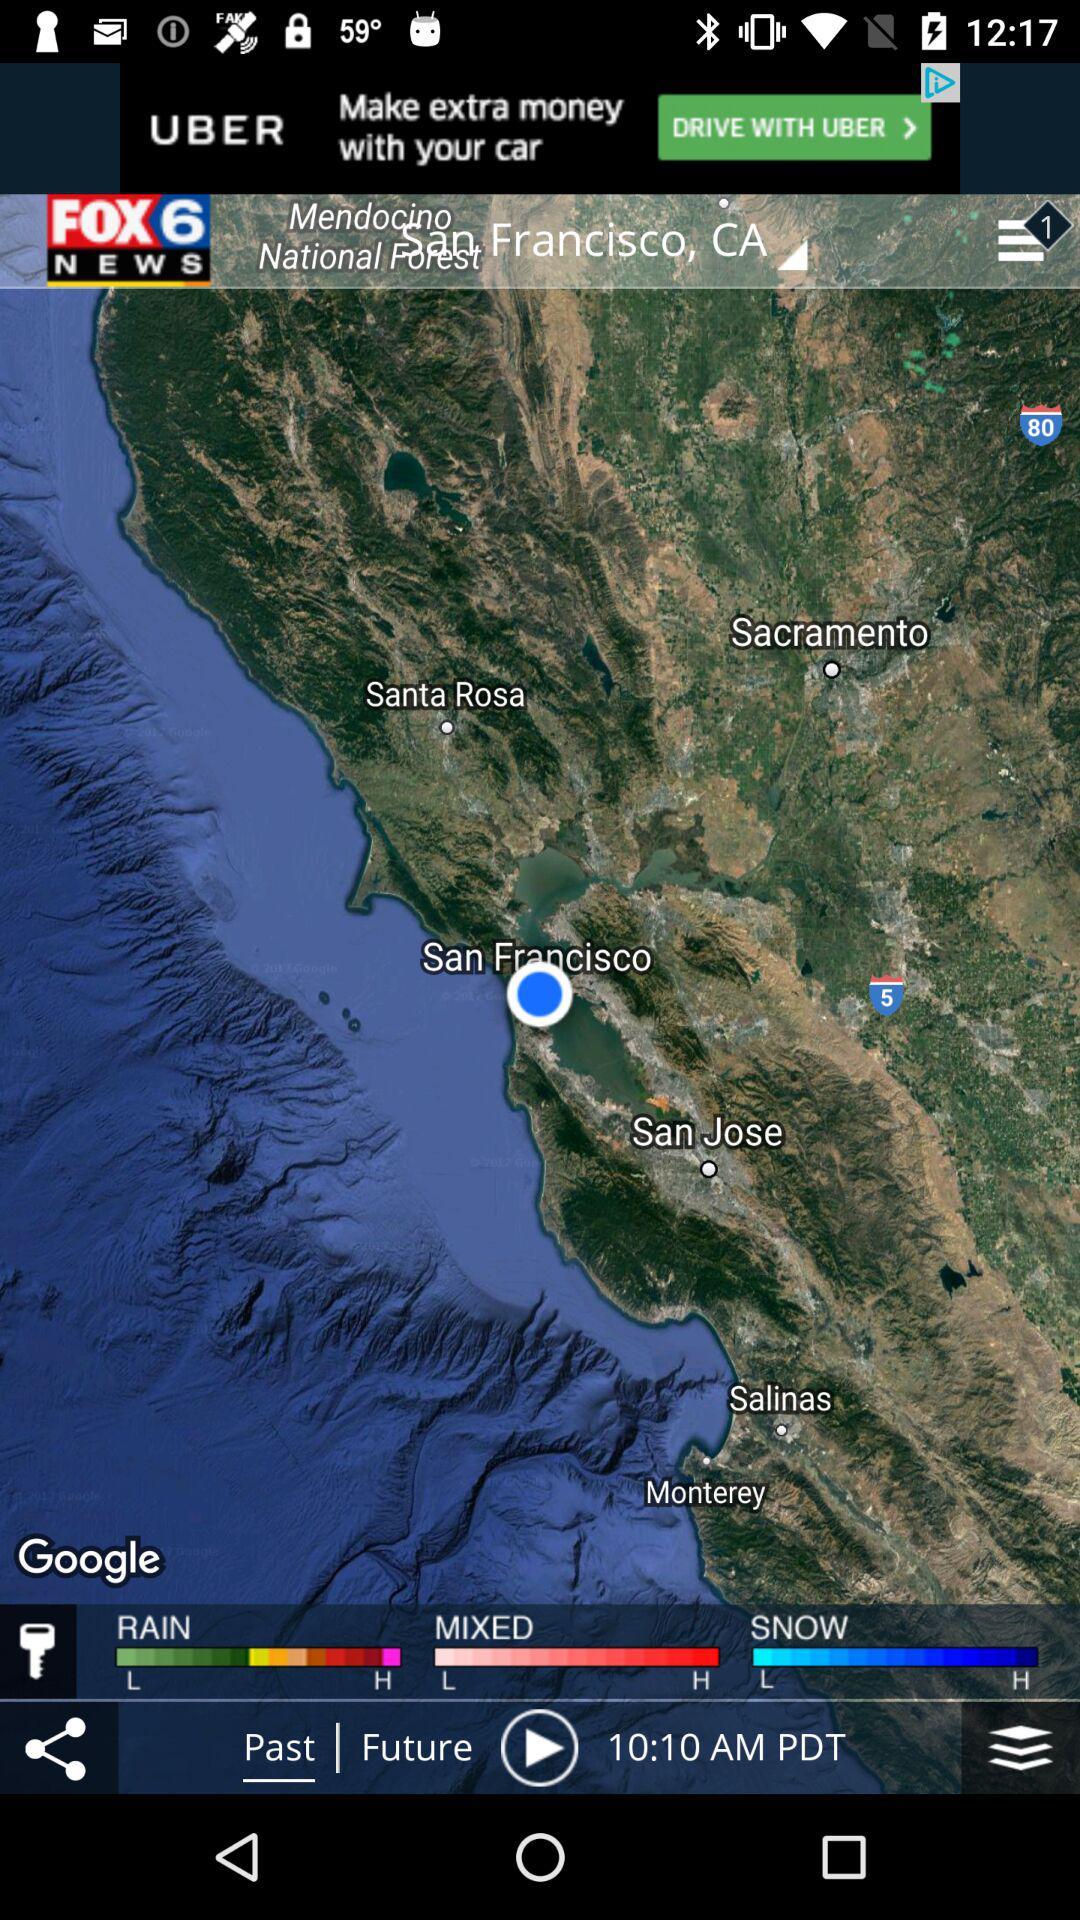 The width and height of the screenshot is (1080, 1920). I want to click on item to the left of 10 10 am icon, so click(538, 1746).